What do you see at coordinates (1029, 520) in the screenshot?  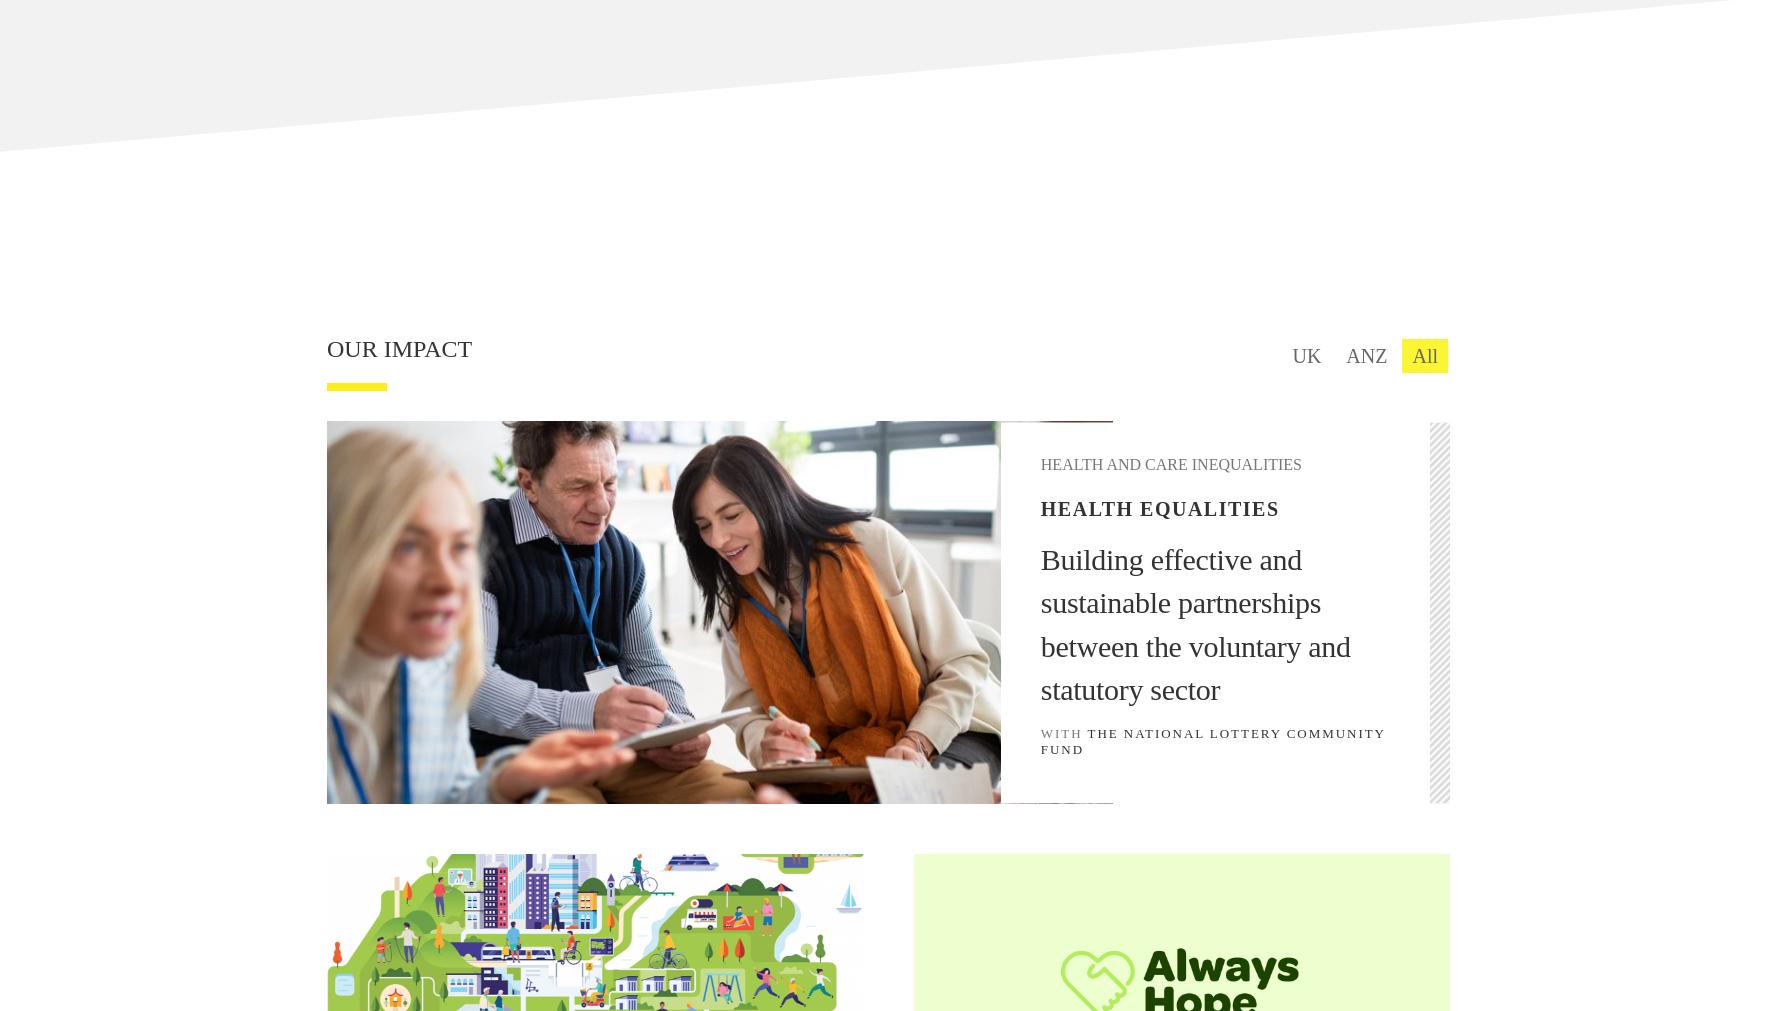 I see `'We partner with organisations and groups of organisations to support learning around complex, systemic challenges, and develop and scale new practices that make a positive difference. We help diverse groups of people to work together to generate new insights, and design and facilitate innovation programs that make meaningful change at scale.'` at bounding box center [1029, 520].